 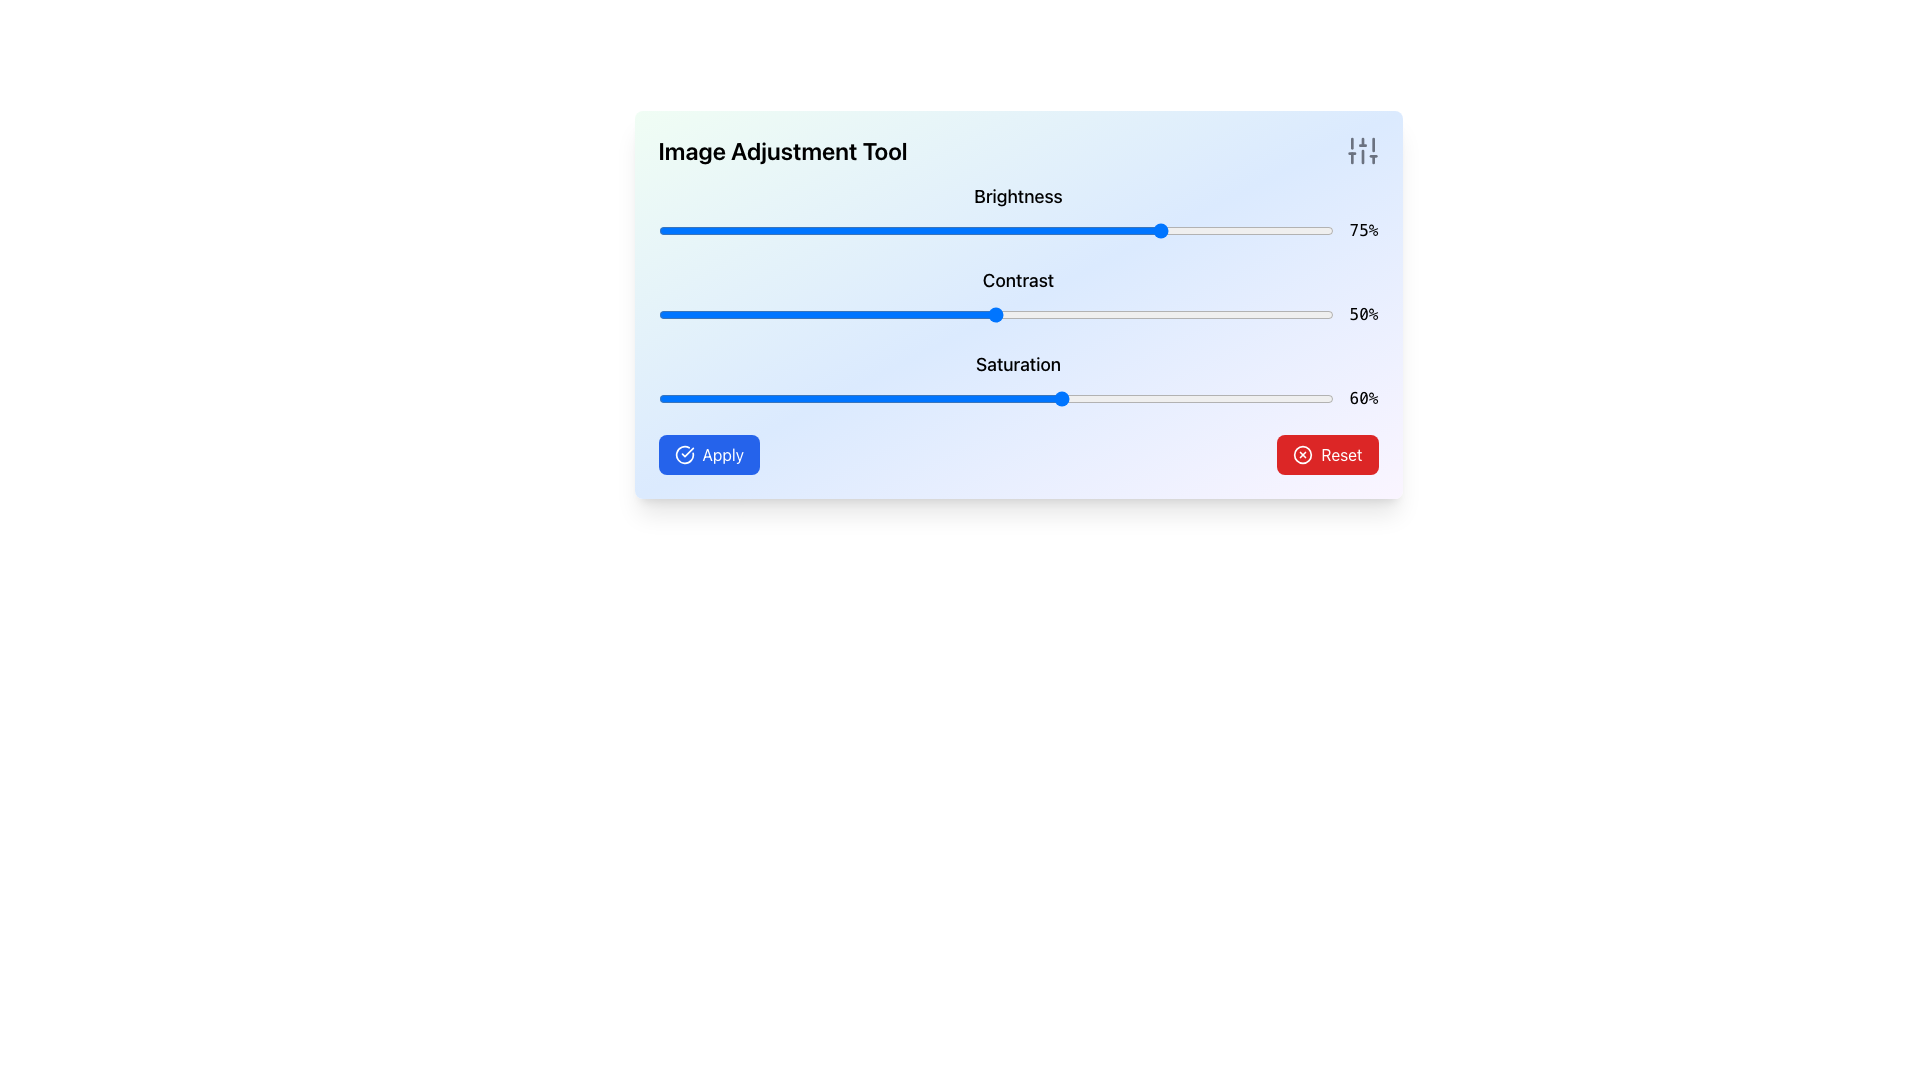 What do you see at coordinates (920, 315) in the screenshot?
I see `contrast` at bounding box center [920, 315].